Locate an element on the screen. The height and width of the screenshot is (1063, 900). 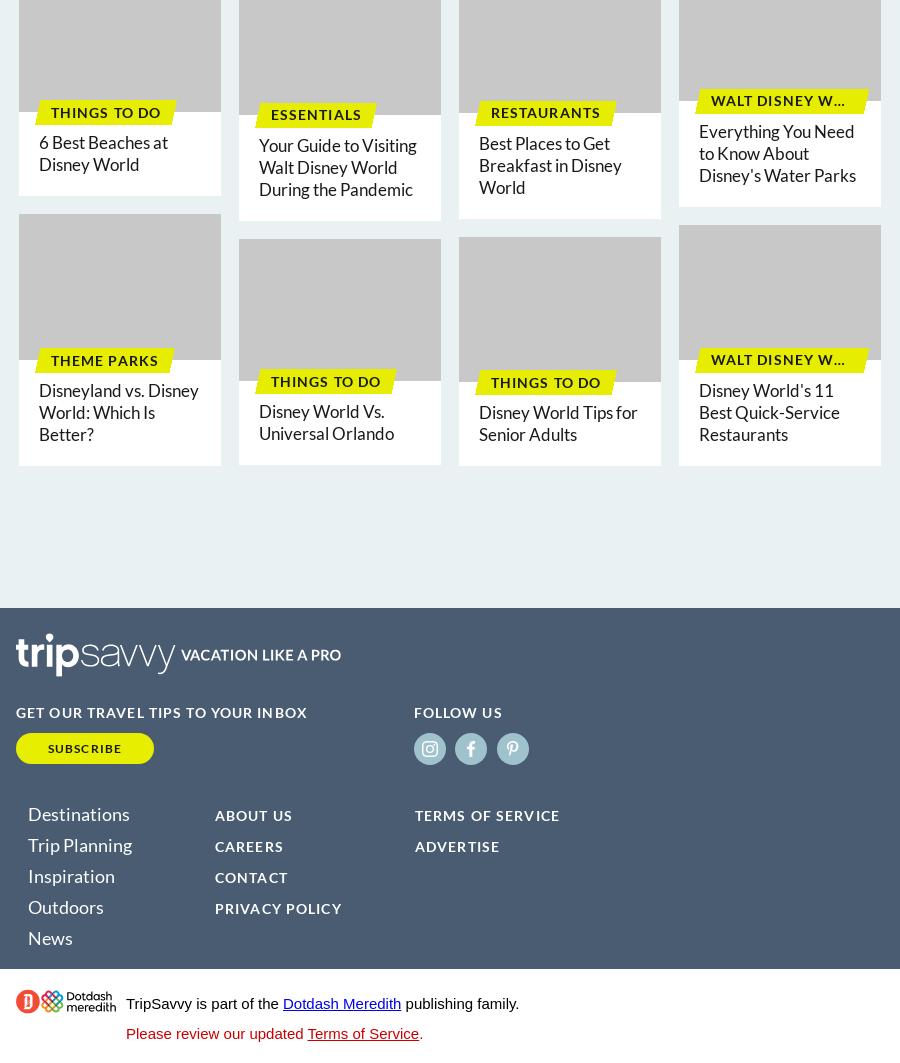
'Dotdash Meredith' is located at coordinates (342, 1002).